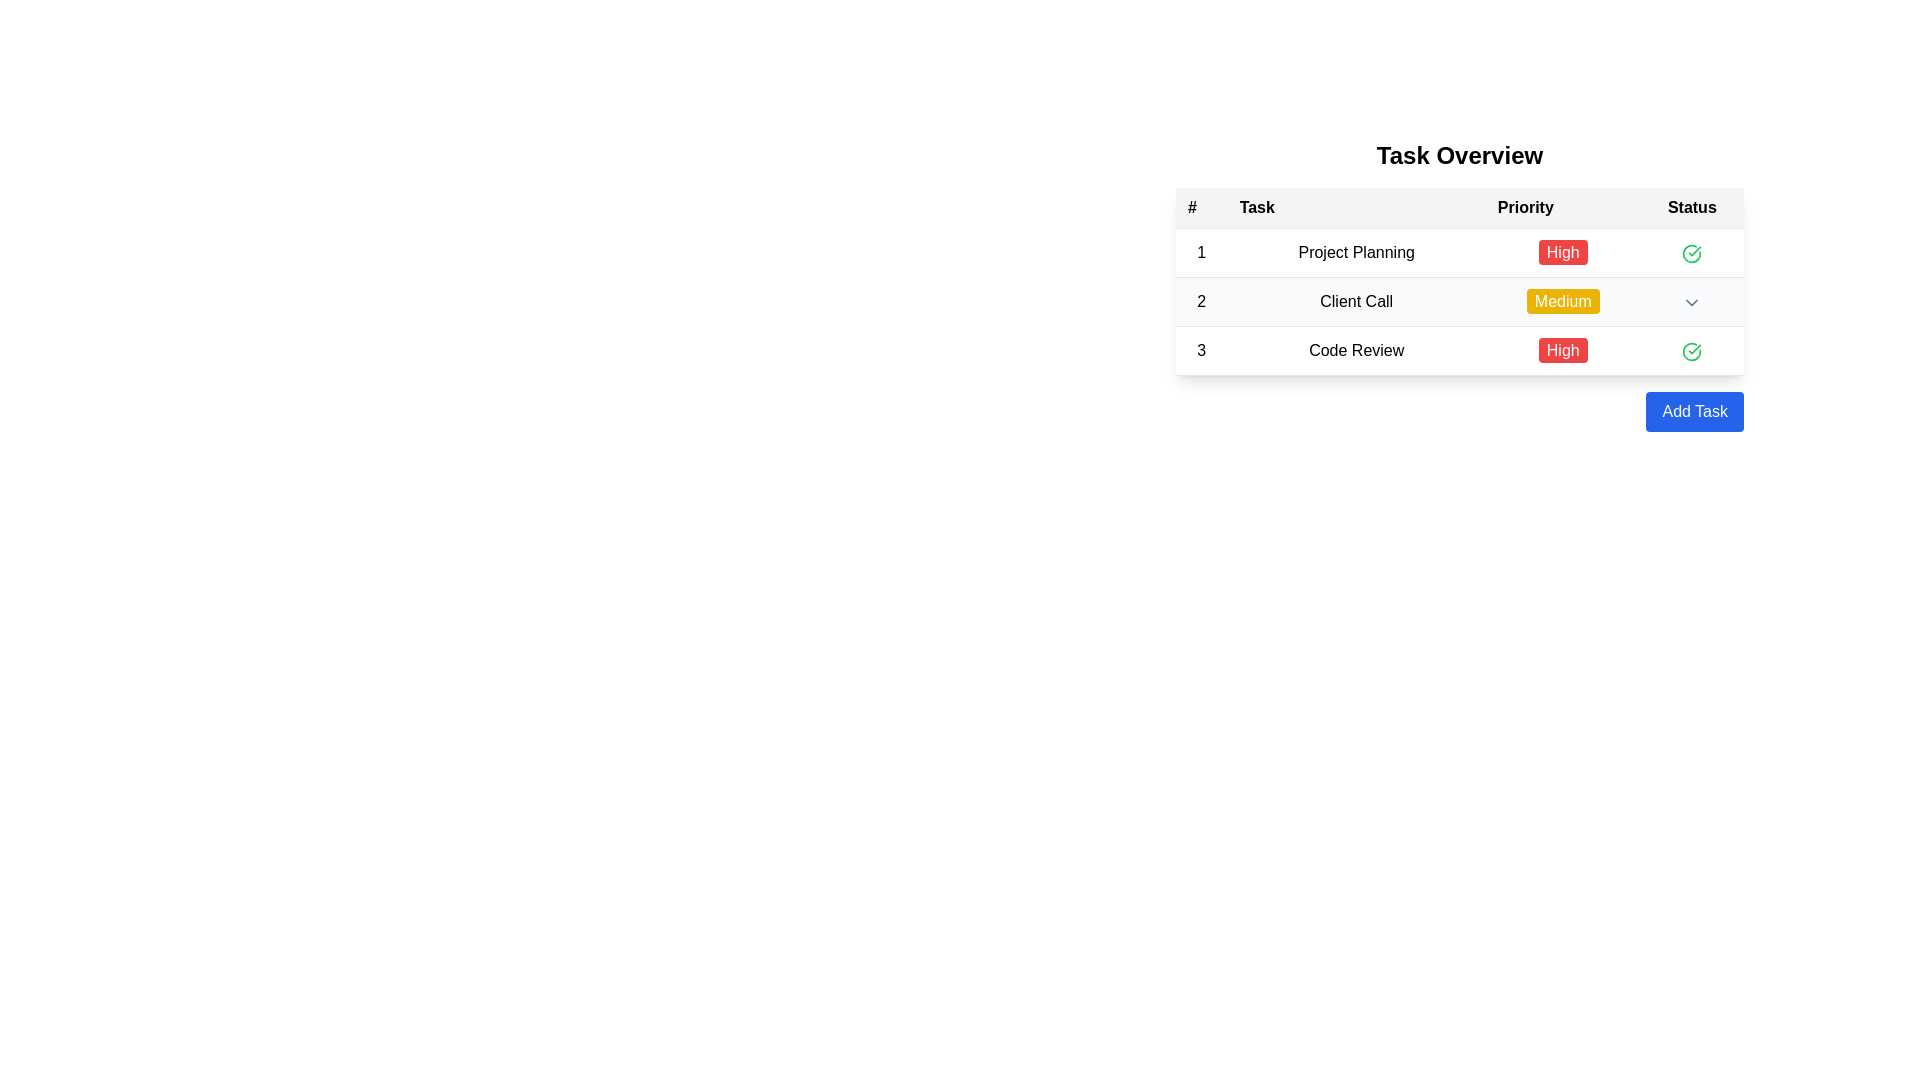 The width and height of the screenshot is (1920, 1080). What do you see at coordinates (1691, 208) in the screenshot?
I see `the 'Status' text label, which is a bold, black text header in a table layout at the far-right position among other headers ('#', 'Task', 'Priority')` at bounding box center [1691, 208].